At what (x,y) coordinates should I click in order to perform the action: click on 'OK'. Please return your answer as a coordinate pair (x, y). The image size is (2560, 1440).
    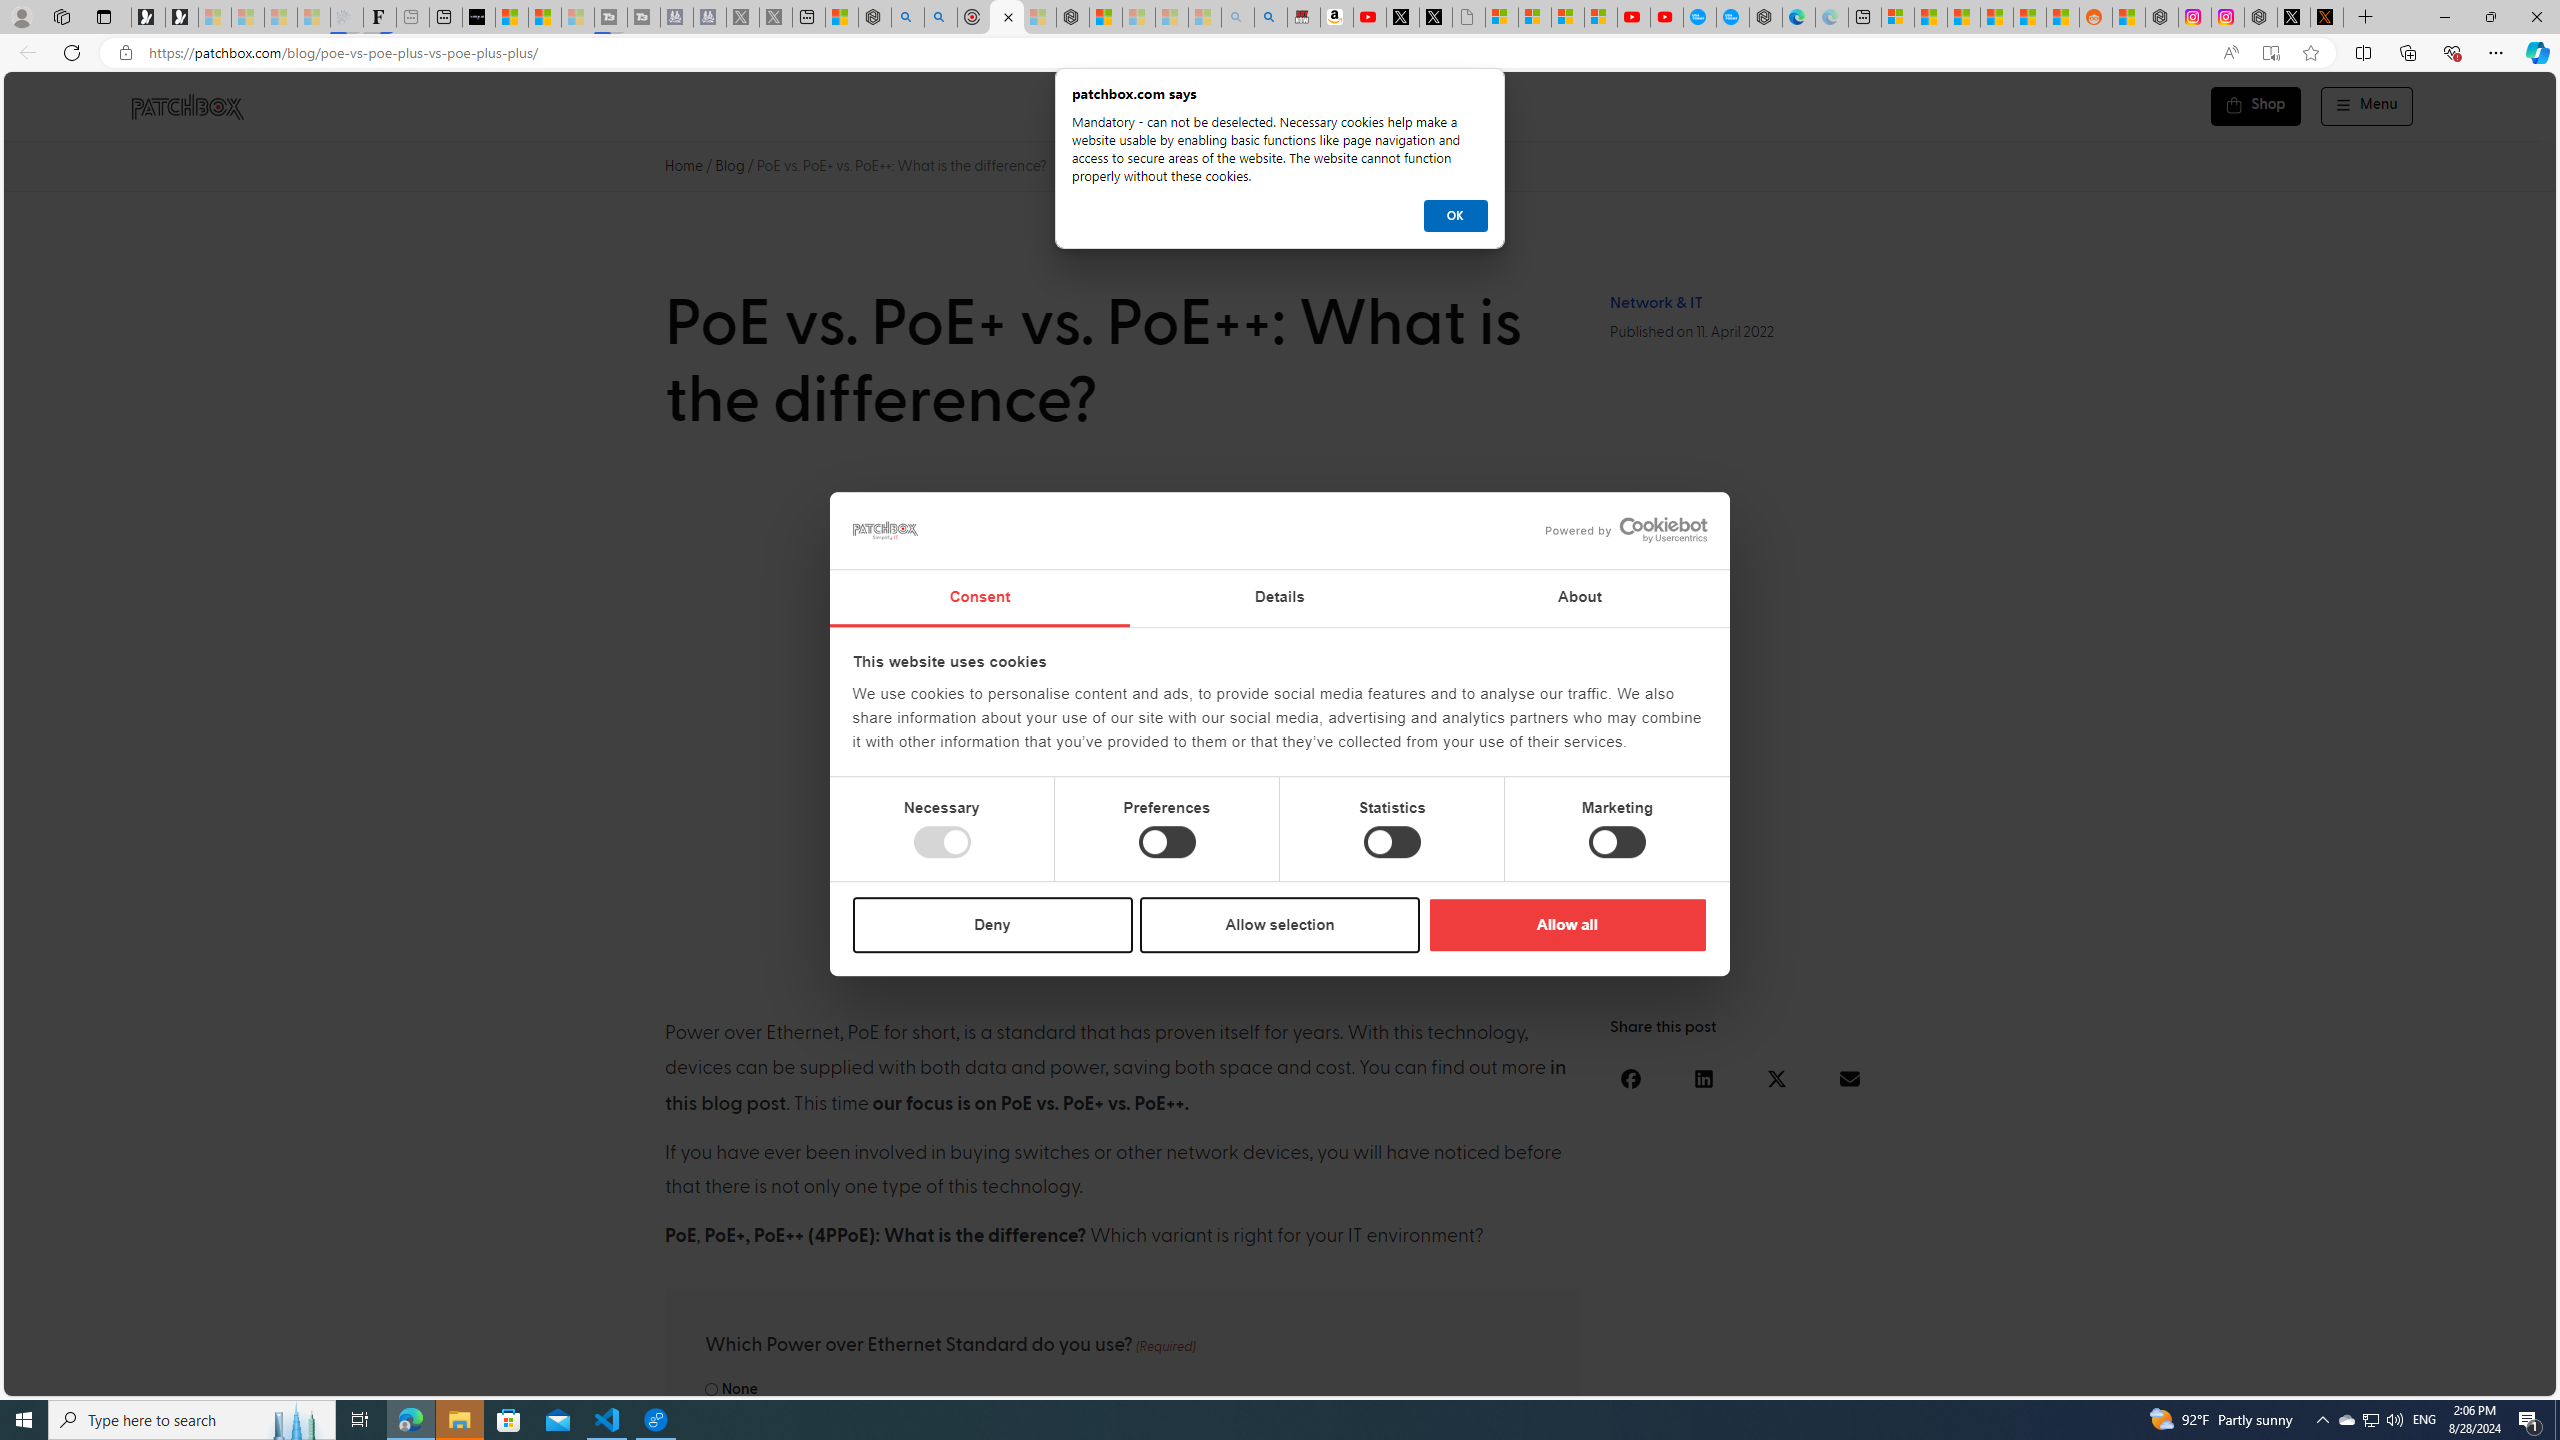
    Looking at the image, I should click on (1455, 215).